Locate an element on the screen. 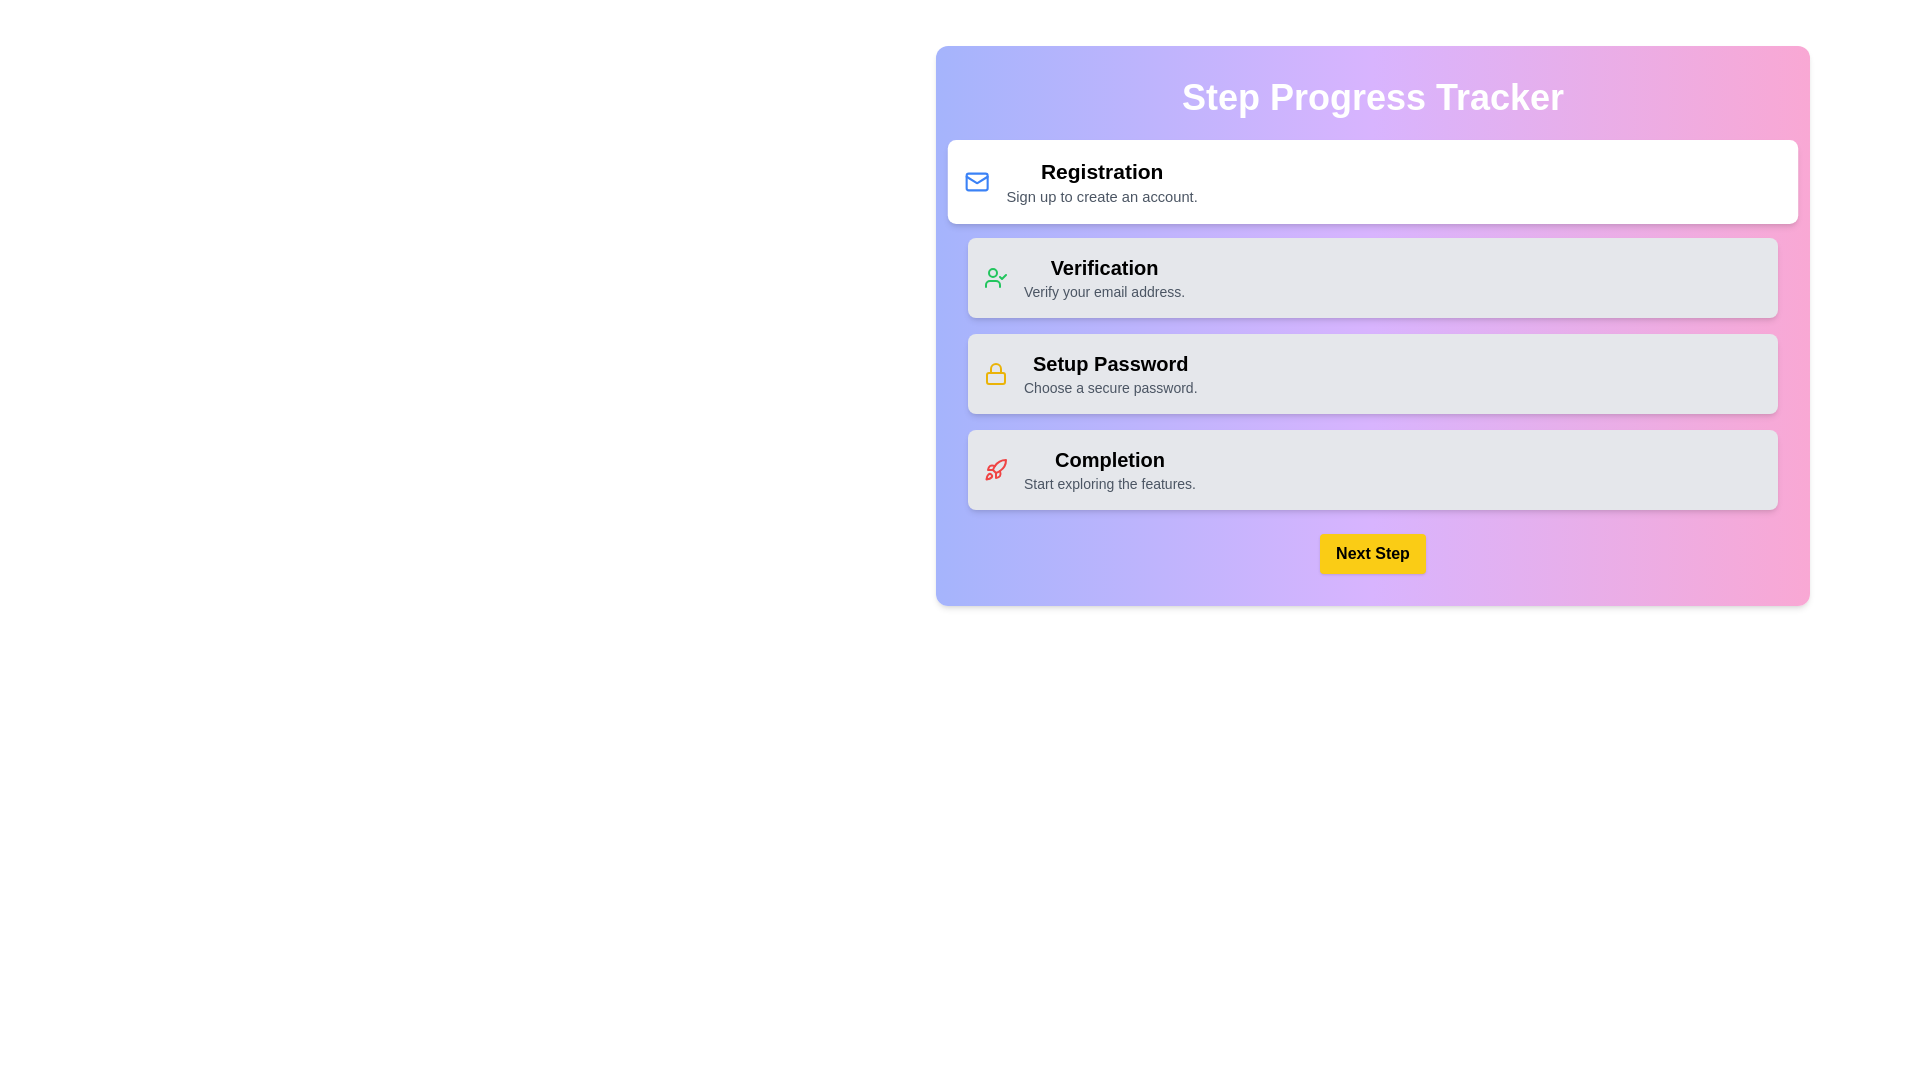  the text label providing guidance on setting up a password, located directly below the 'Setup Password' text in the 'Step Progress Tracker' section is located at coordinates (1109, 388).